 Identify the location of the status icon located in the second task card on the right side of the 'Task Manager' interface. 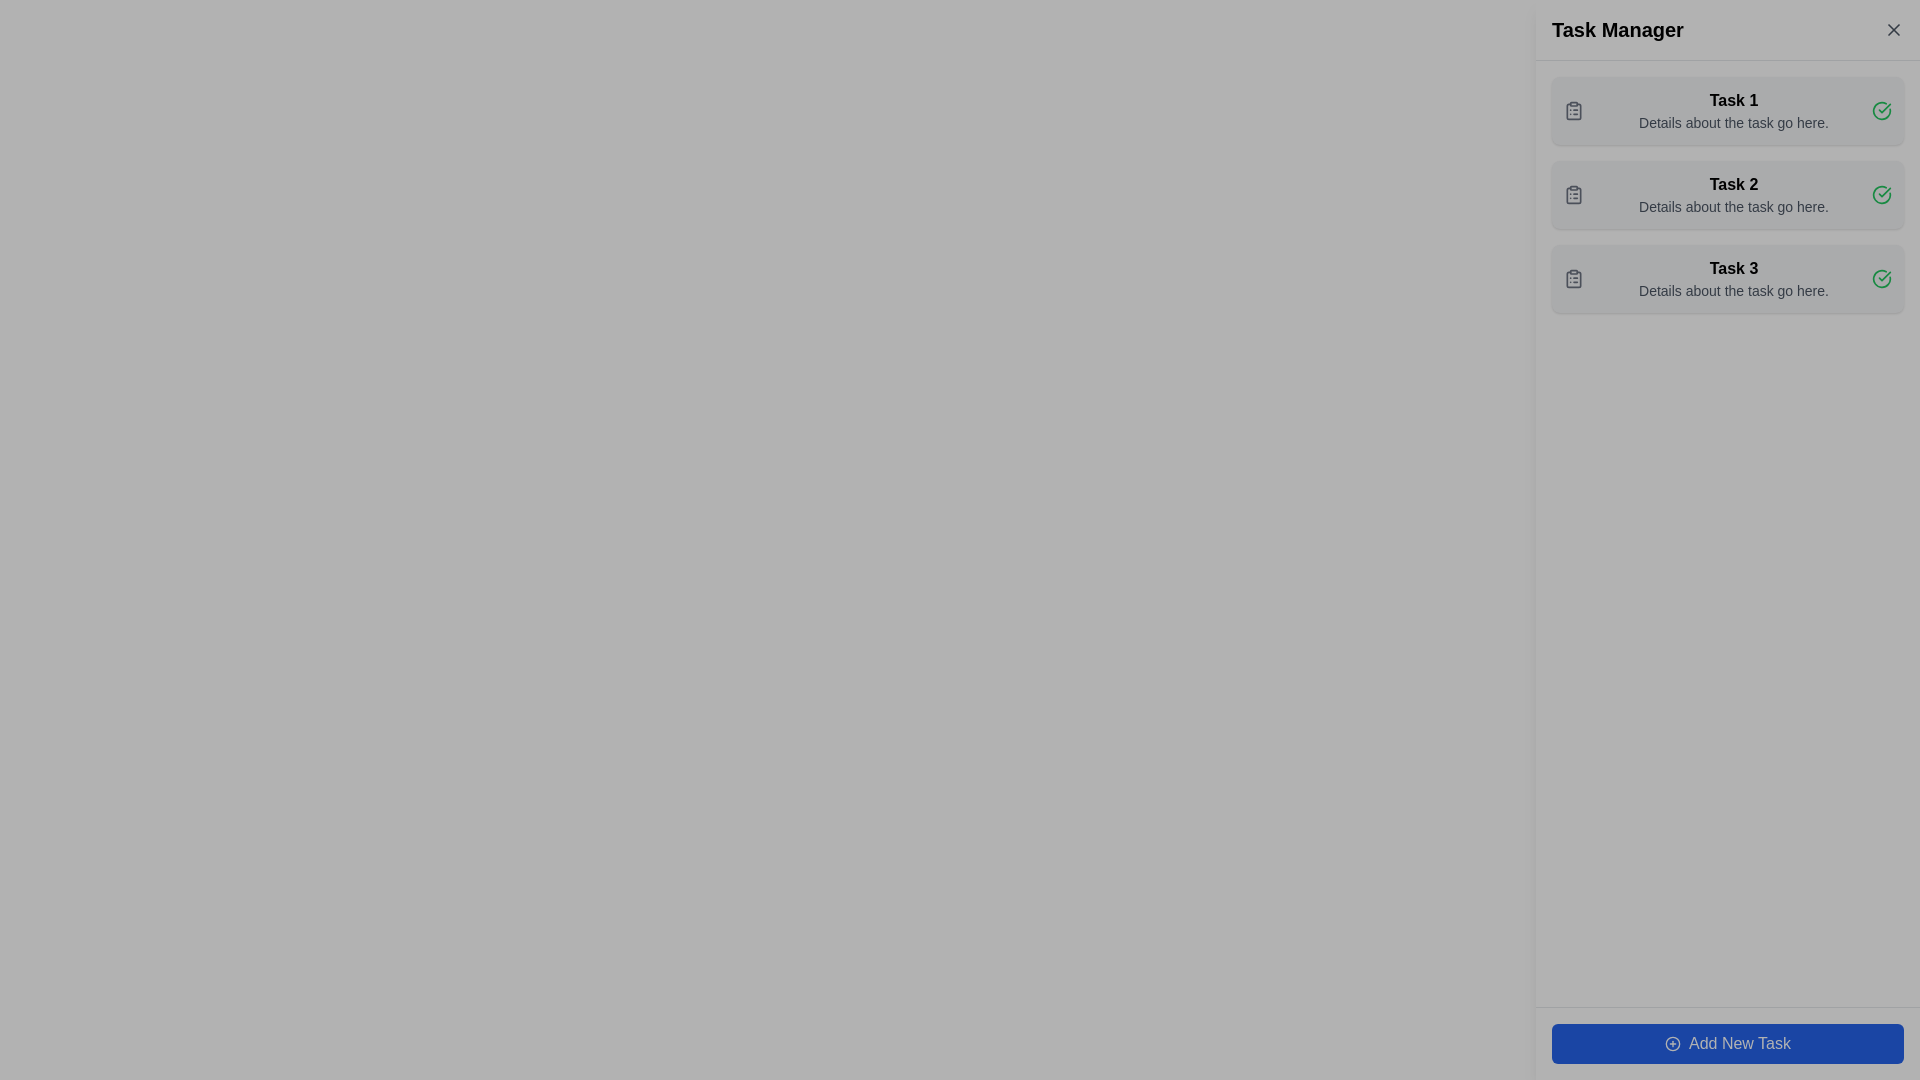
(1880, 193).